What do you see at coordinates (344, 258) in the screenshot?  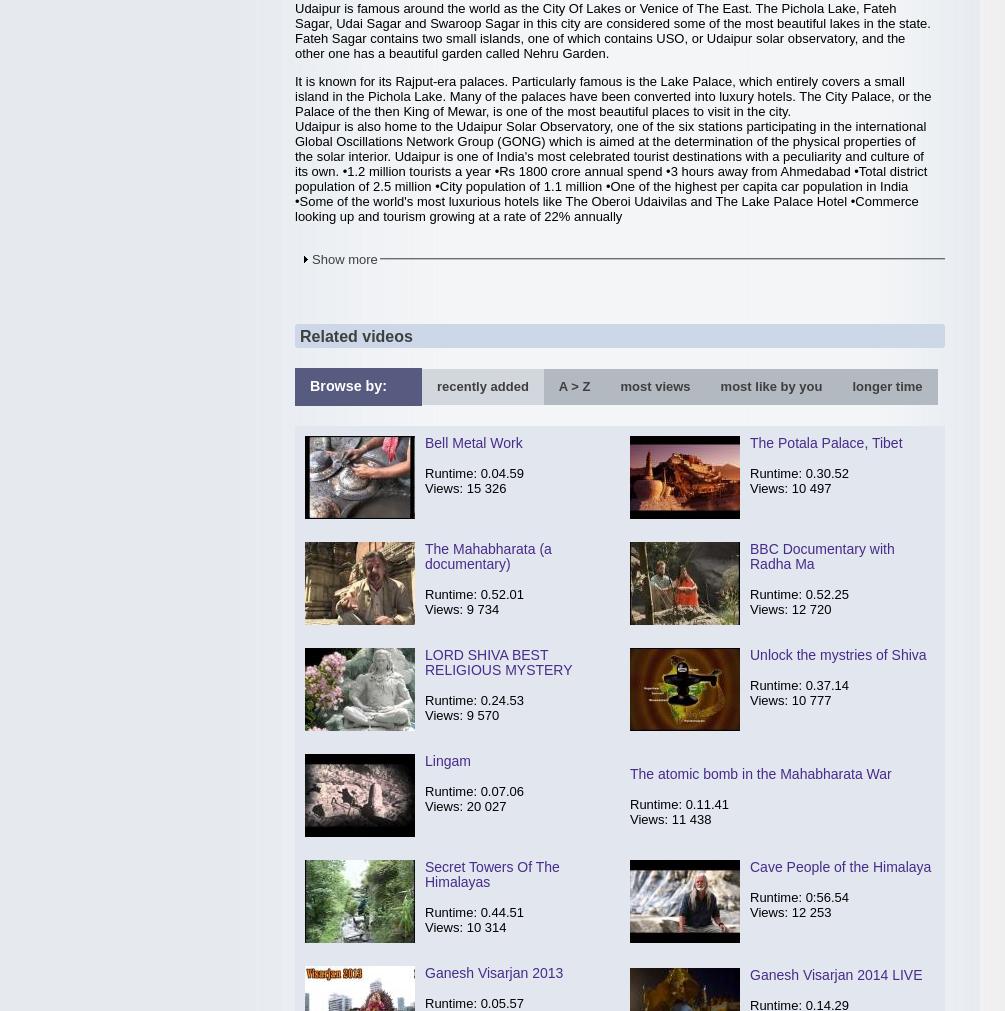 I see `'Show more'` at bounding box center [344, 258].